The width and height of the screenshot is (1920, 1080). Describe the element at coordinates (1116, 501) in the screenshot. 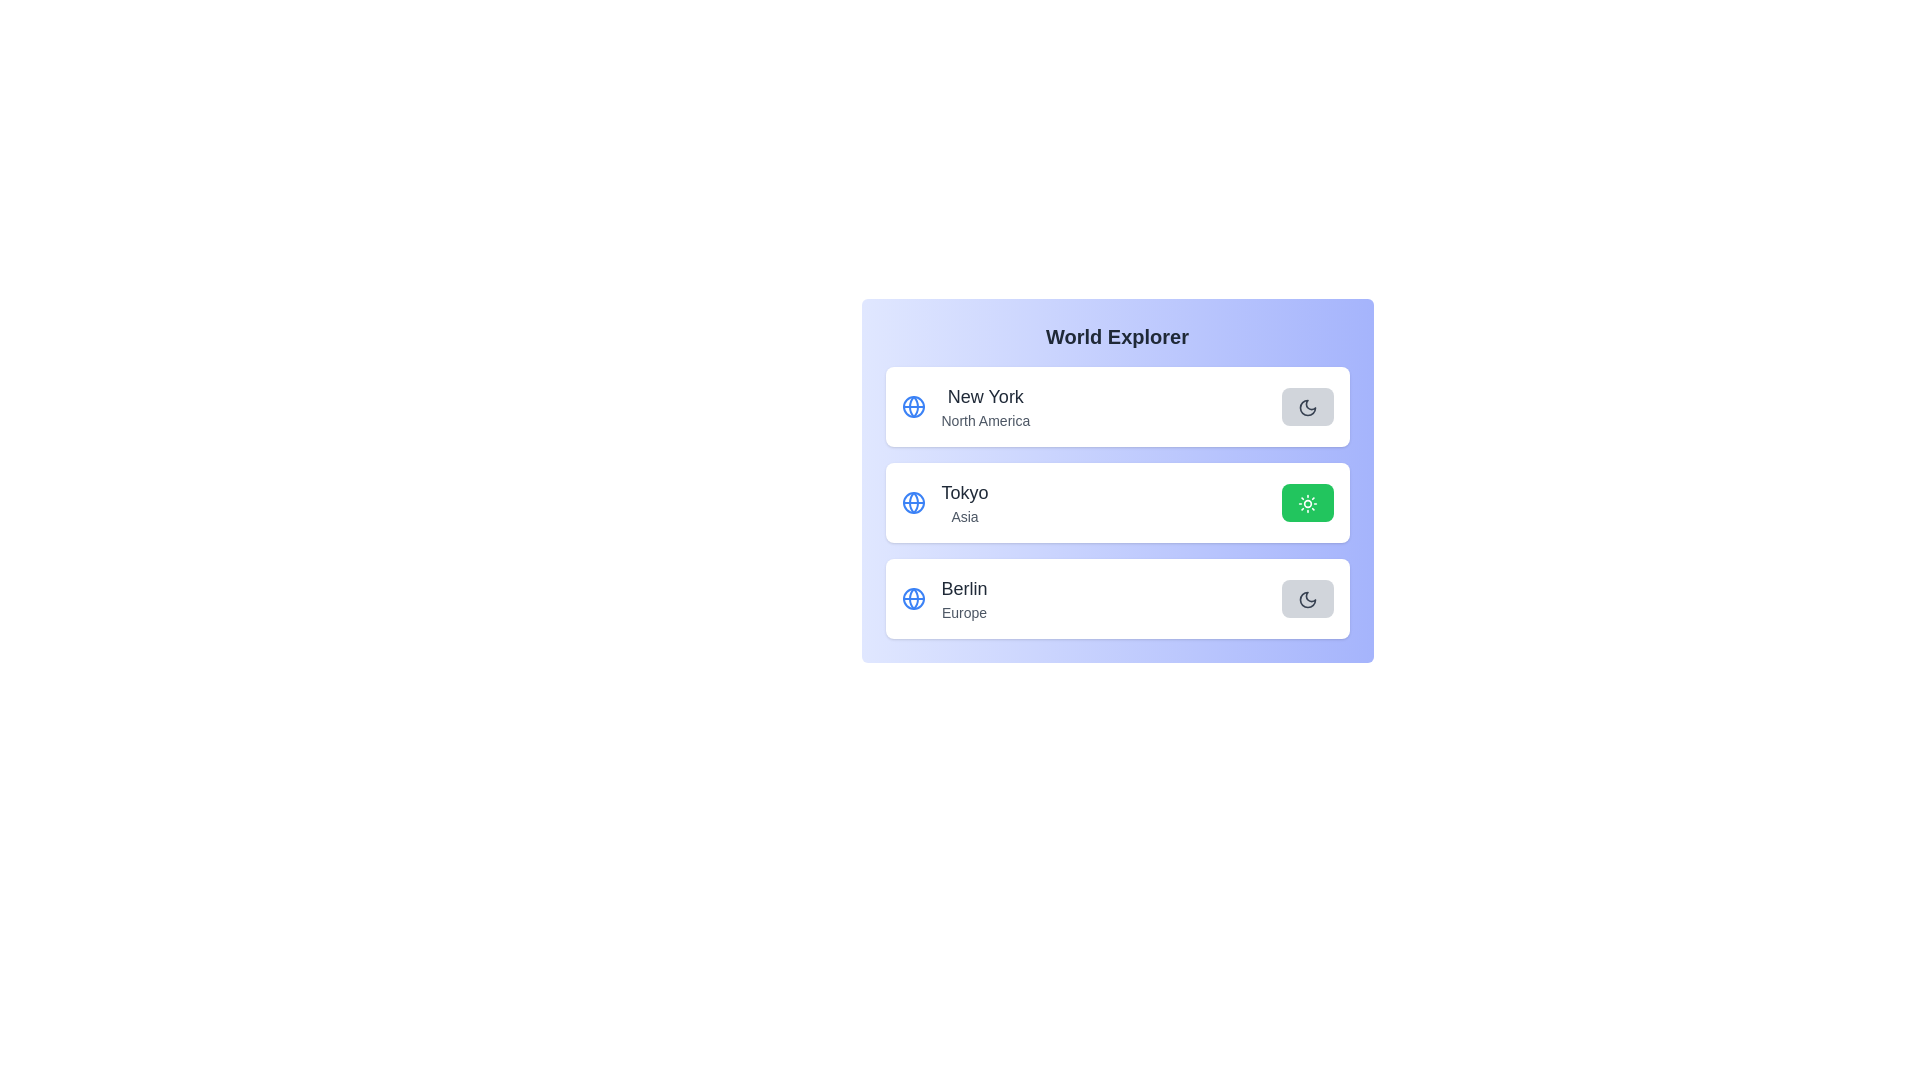

I see `the list item corresponding to Tokyo` at that location.